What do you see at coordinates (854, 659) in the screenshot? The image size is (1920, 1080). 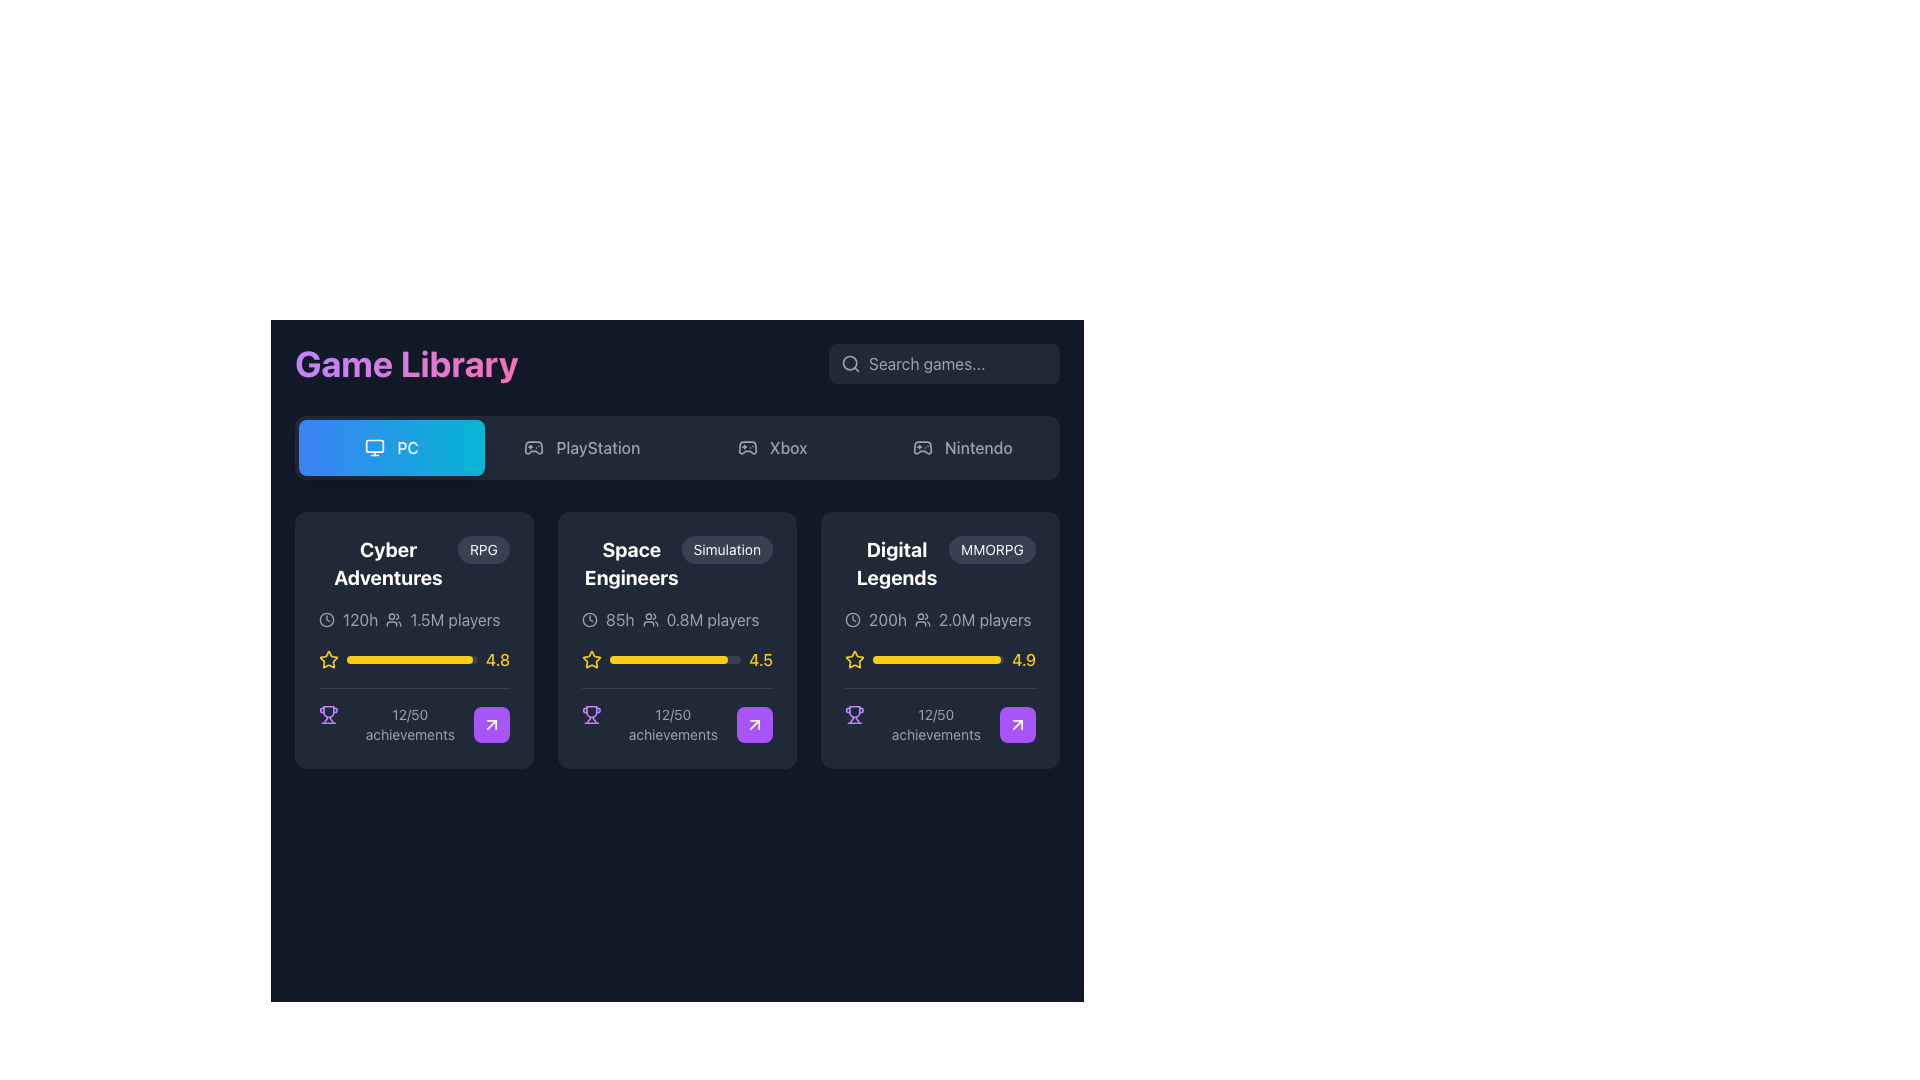 I see `the rating represented by the star-shaped rating icon outlined in yellow located next to the rating number on the game card in the second row of available games` at bounding box center [854, 659].